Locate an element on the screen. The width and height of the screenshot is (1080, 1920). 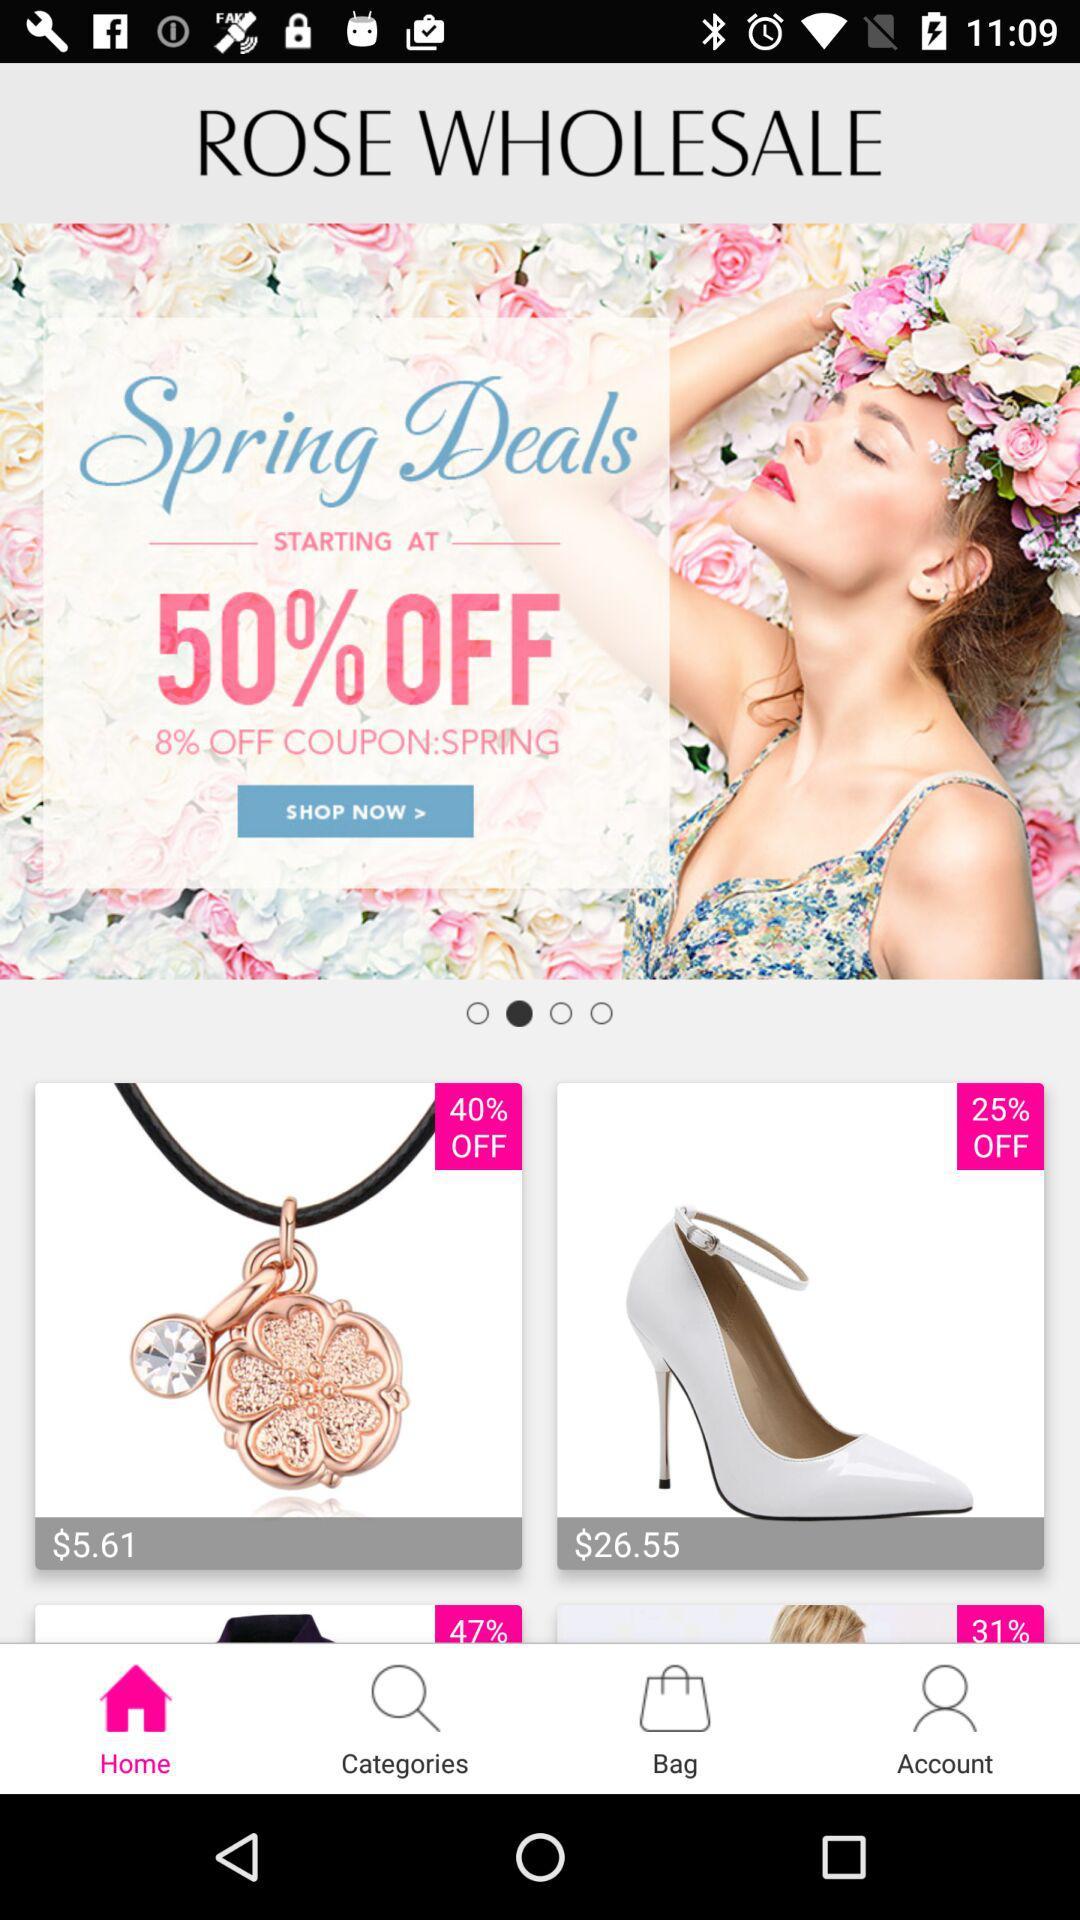
spring deals for 50 option is located at coordinates (540, 600).